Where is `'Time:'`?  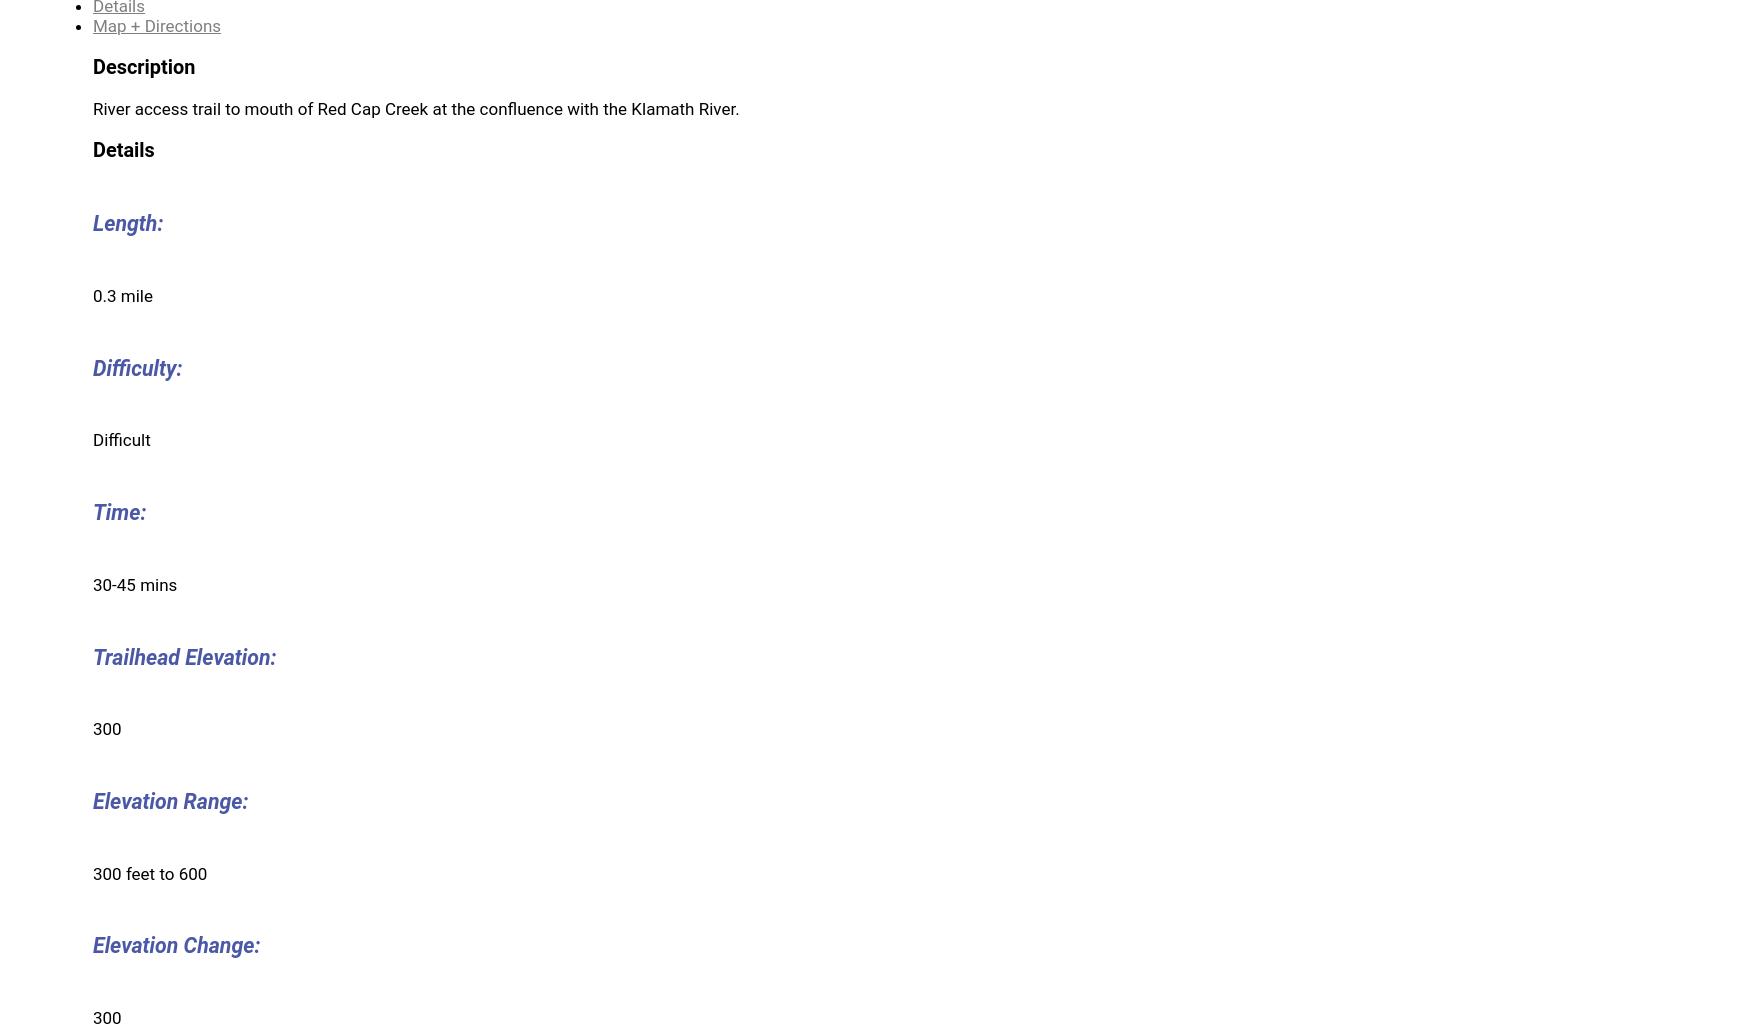 'Time:' is located at coordinates (119, 512).